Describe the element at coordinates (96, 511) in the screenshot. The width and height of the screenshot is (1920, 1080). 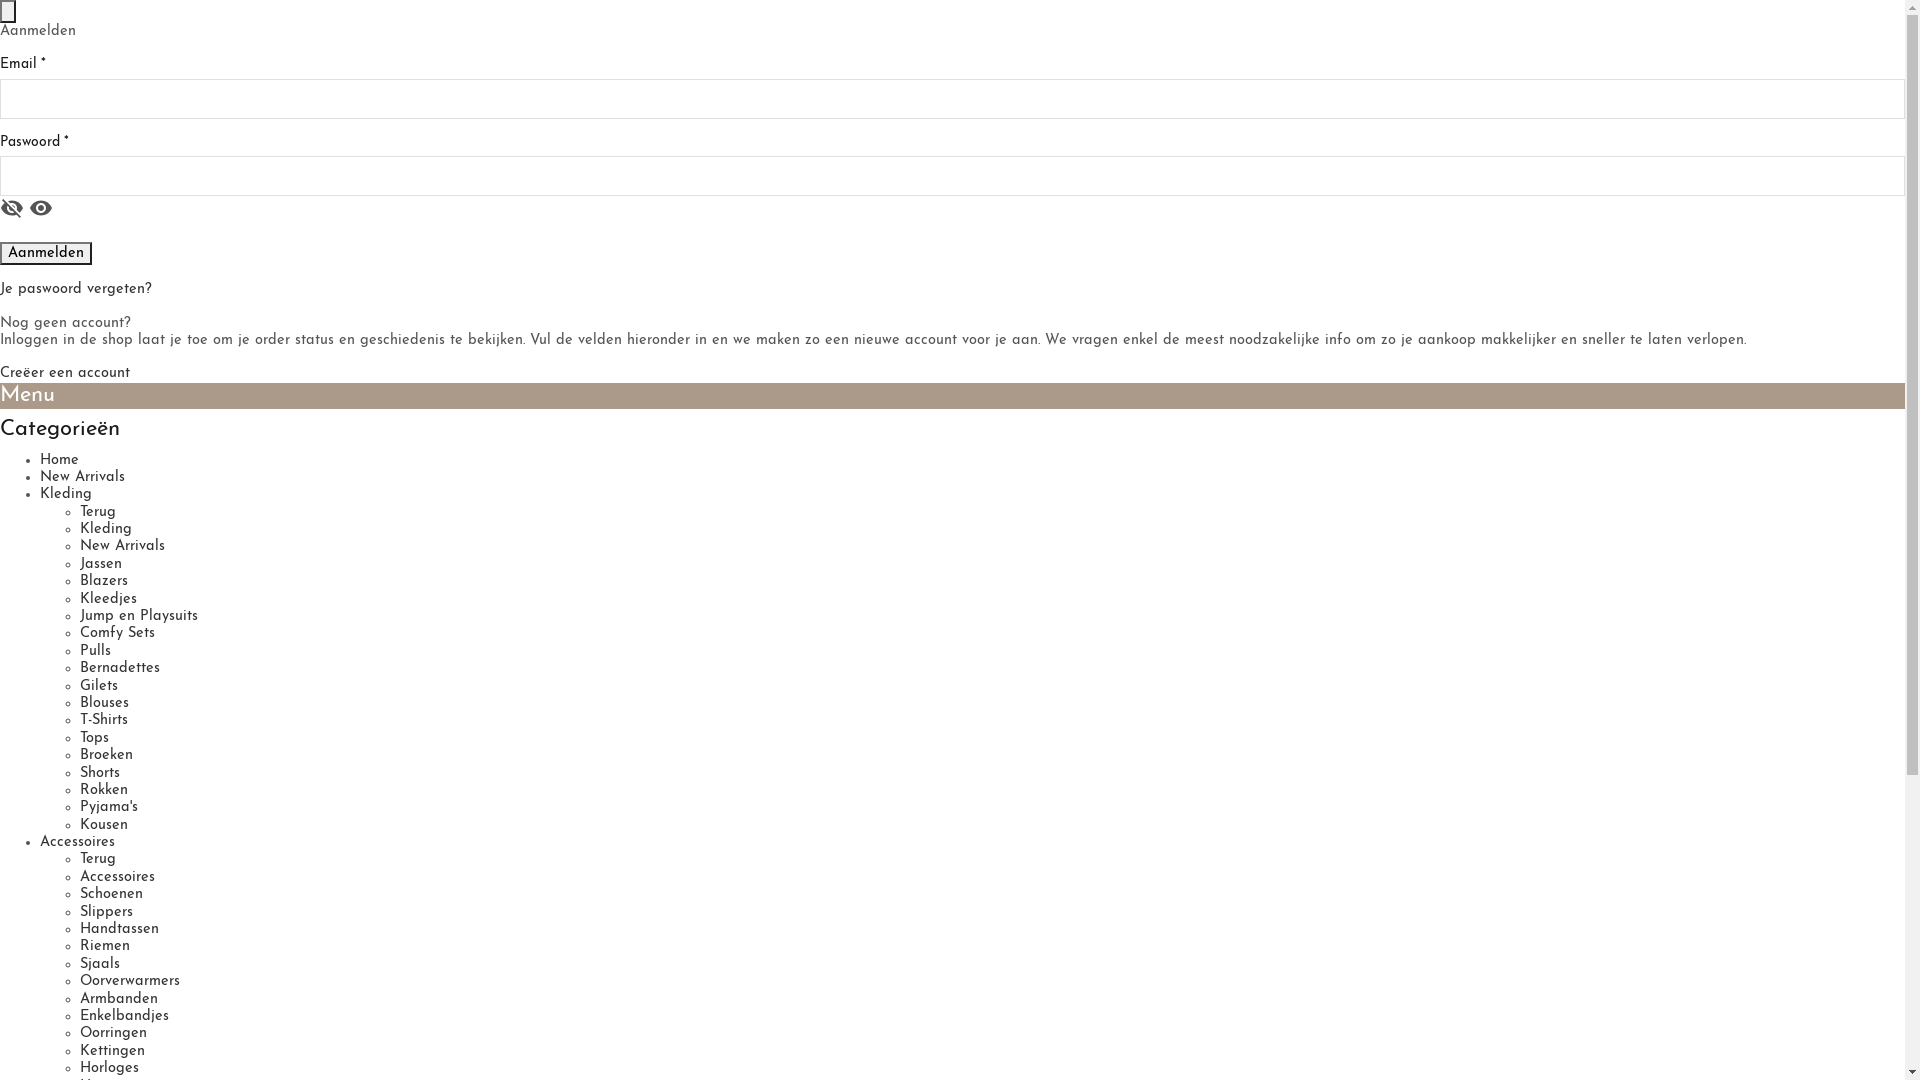
I see `'Terug'` at that location.